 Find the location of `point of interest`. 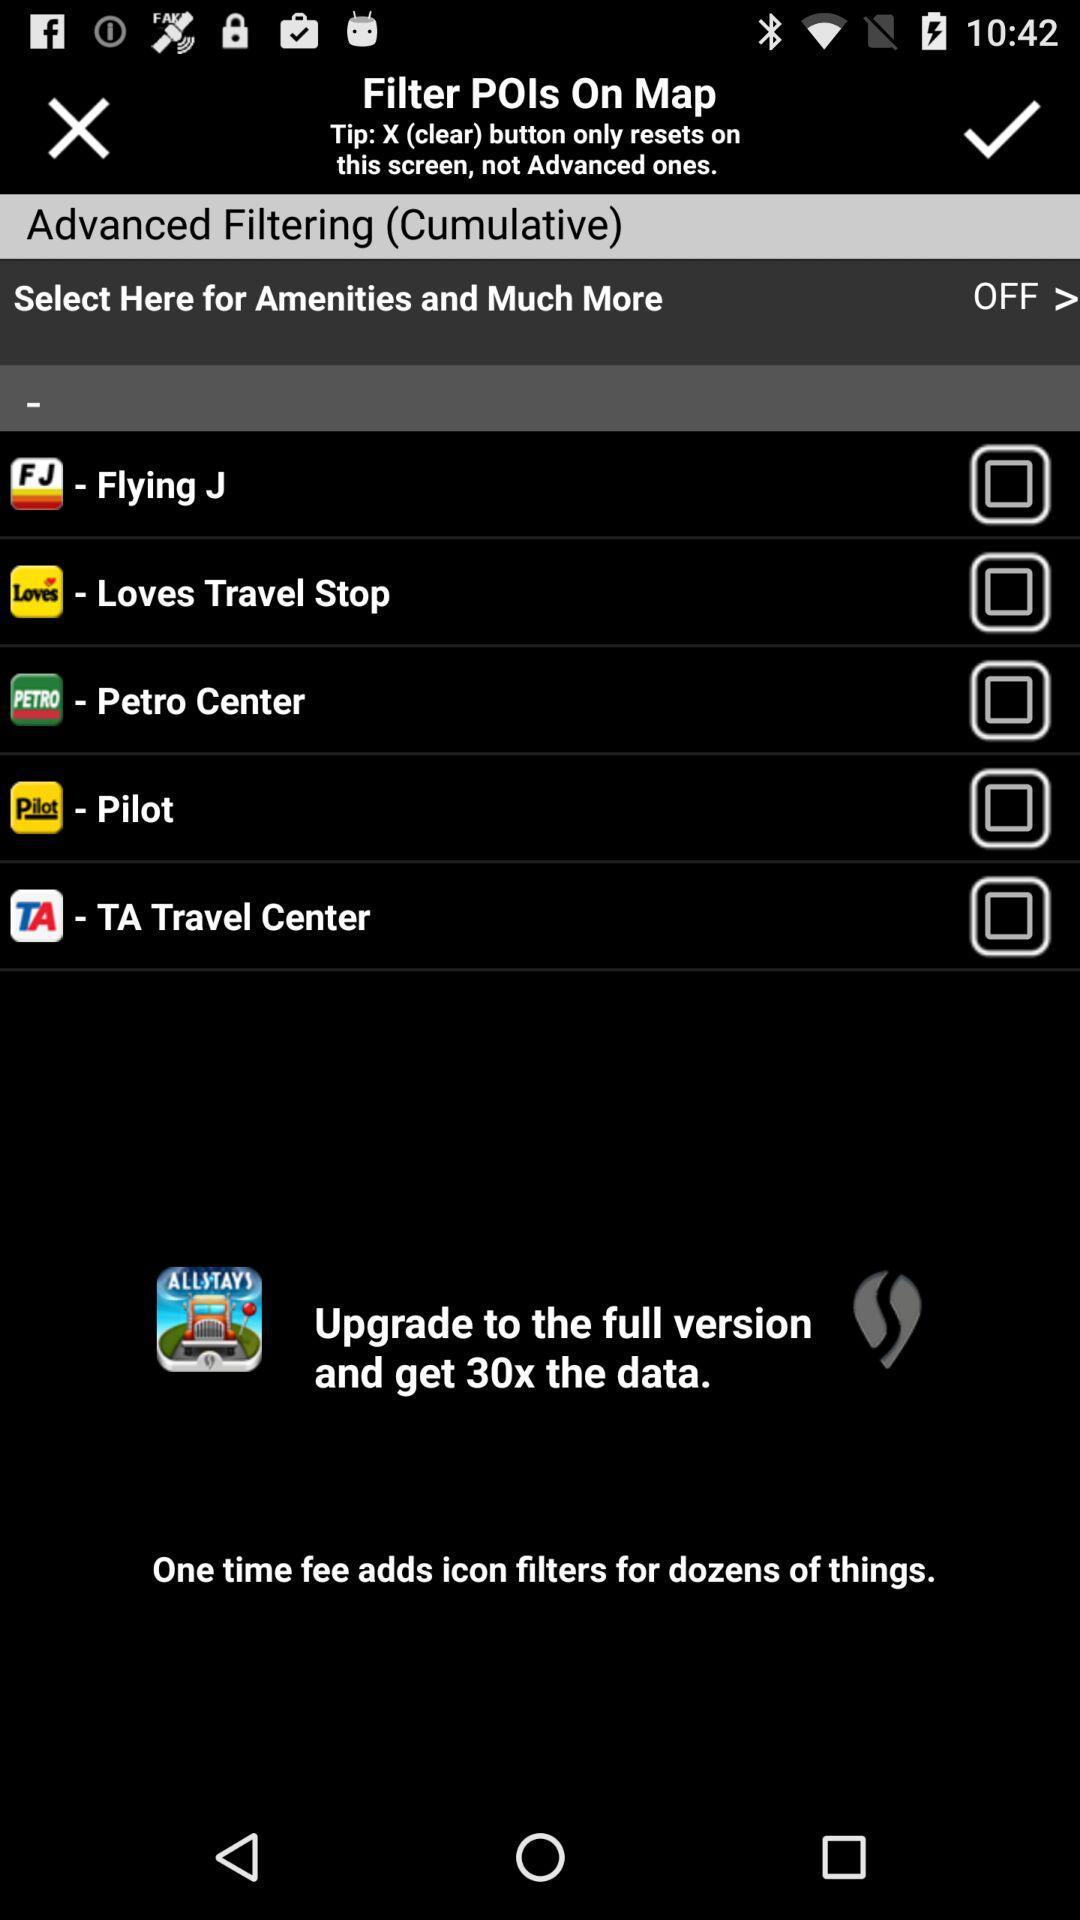

point of interest is located at coordinates (1019, 590).